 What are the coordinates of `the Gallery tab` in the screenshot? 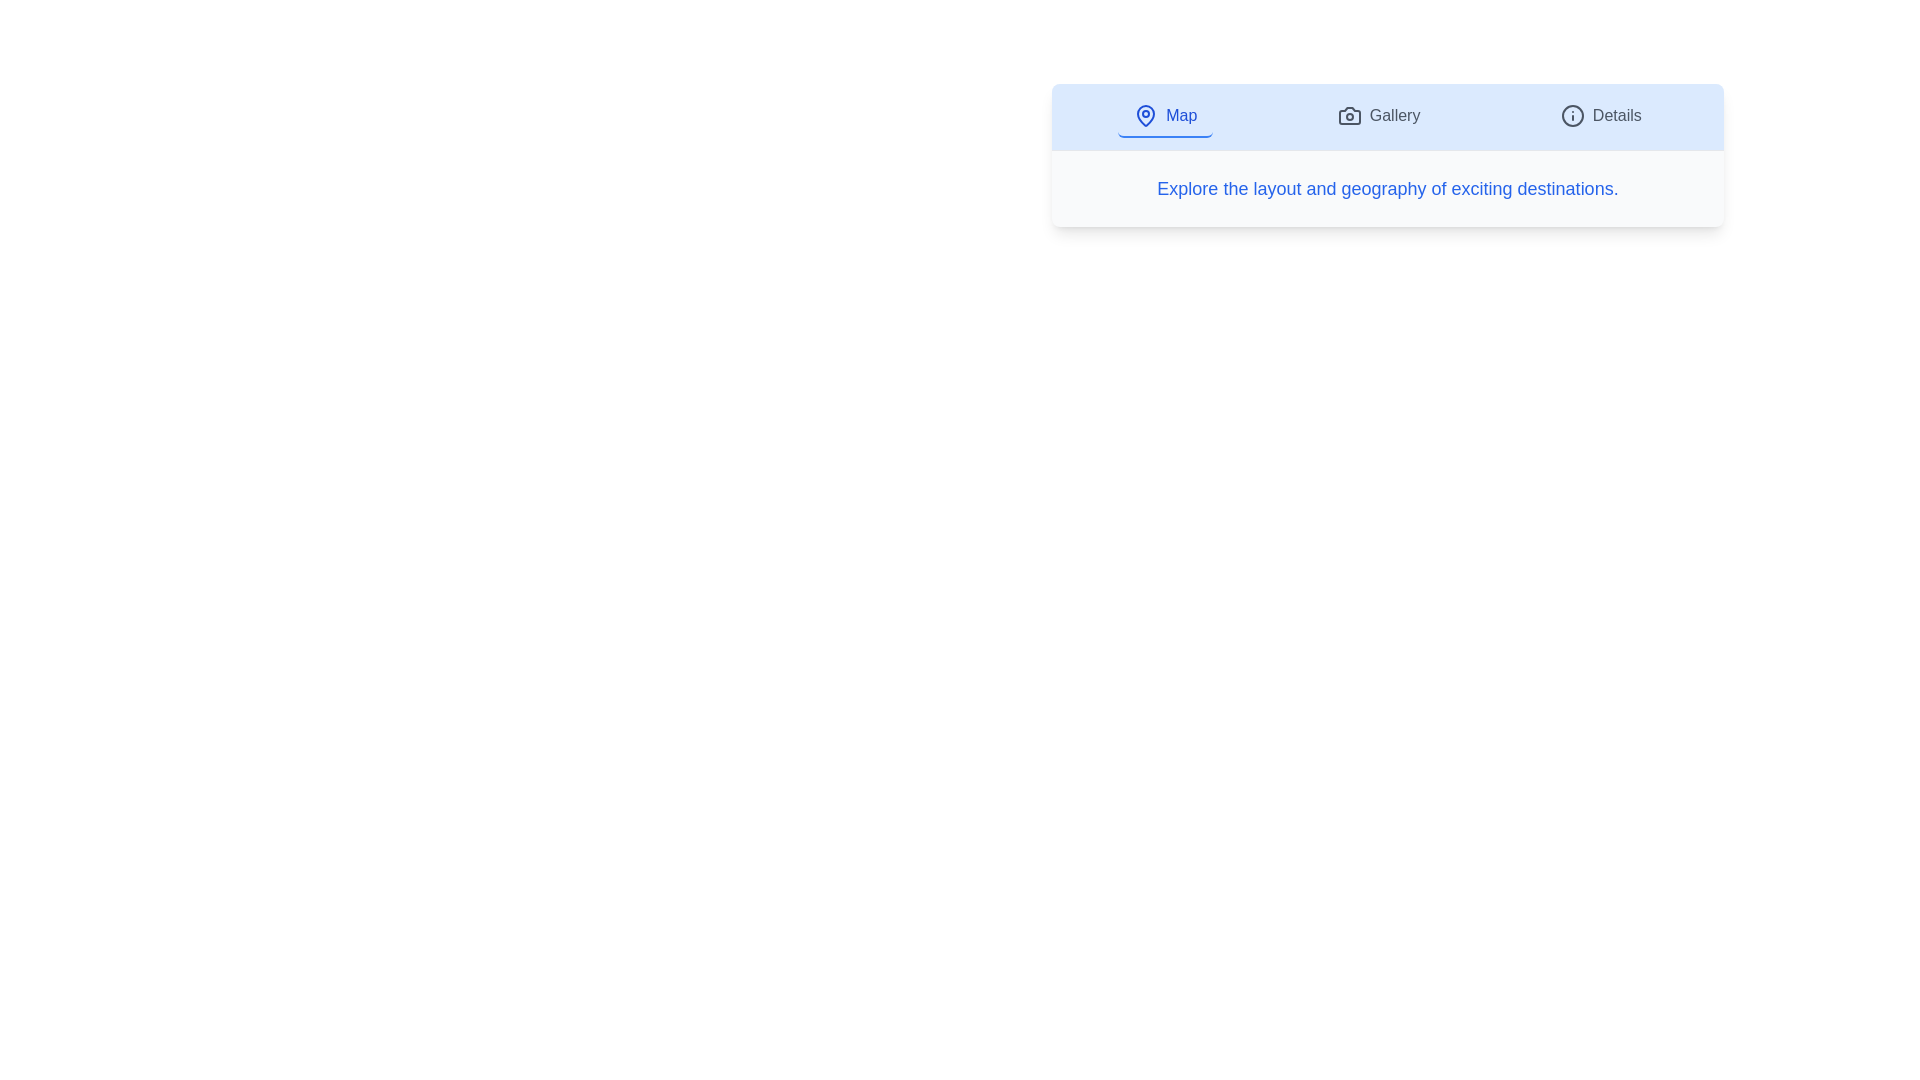 It's located at (1378, 116).